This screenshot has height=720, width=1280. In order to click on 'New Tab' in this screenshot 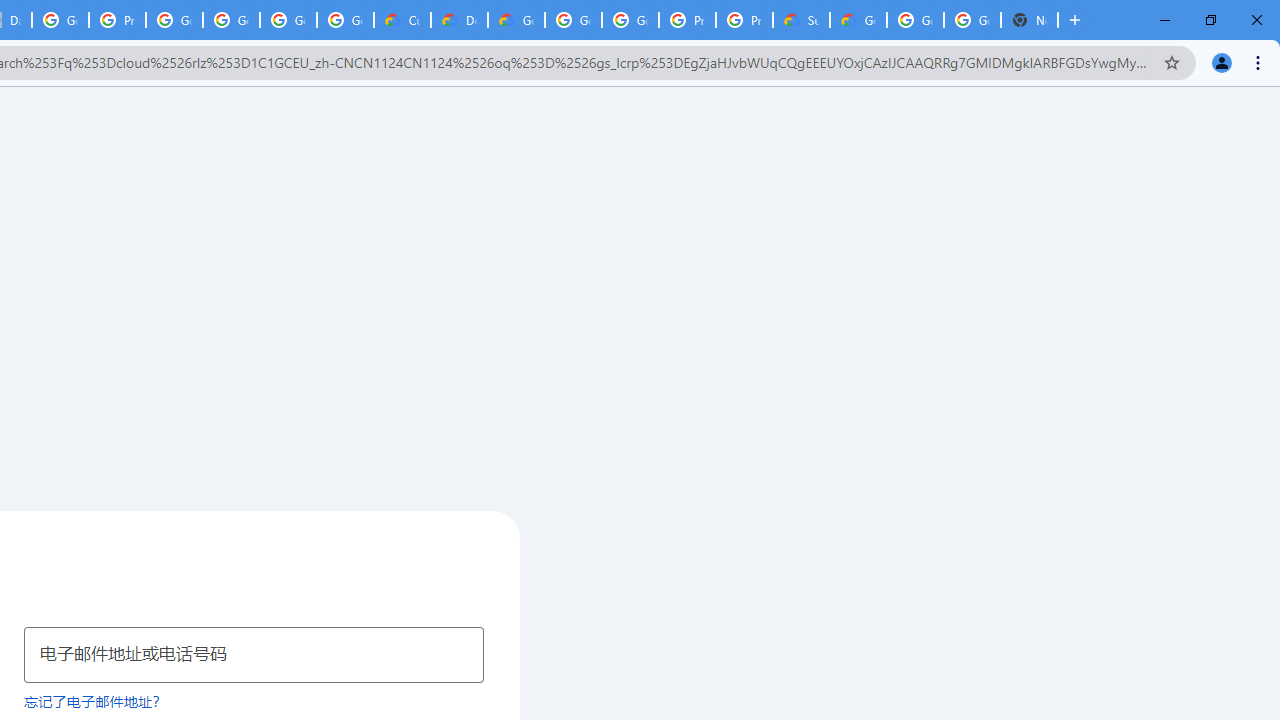, I will do `click(1029, 20)`.